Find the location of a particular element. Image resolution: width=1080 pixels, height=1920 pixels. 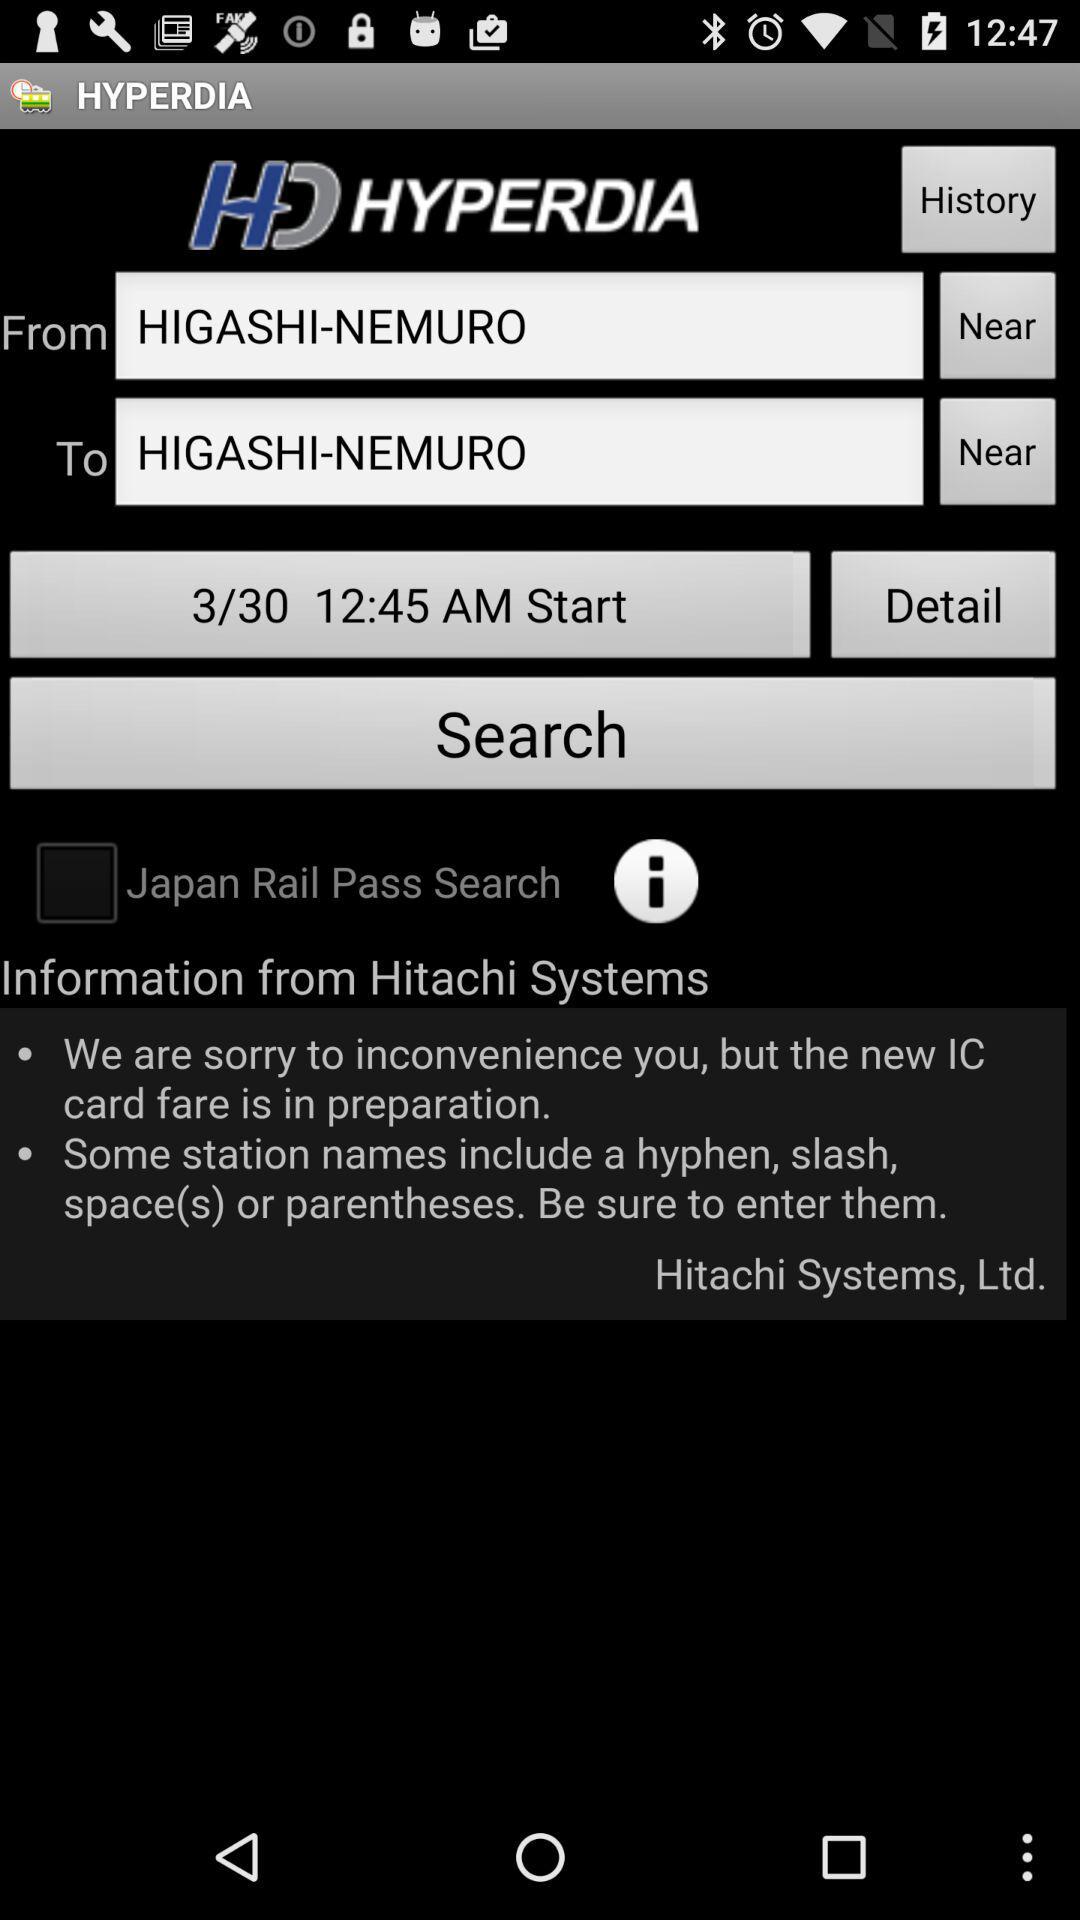

search is located at coordinates (656, 880).